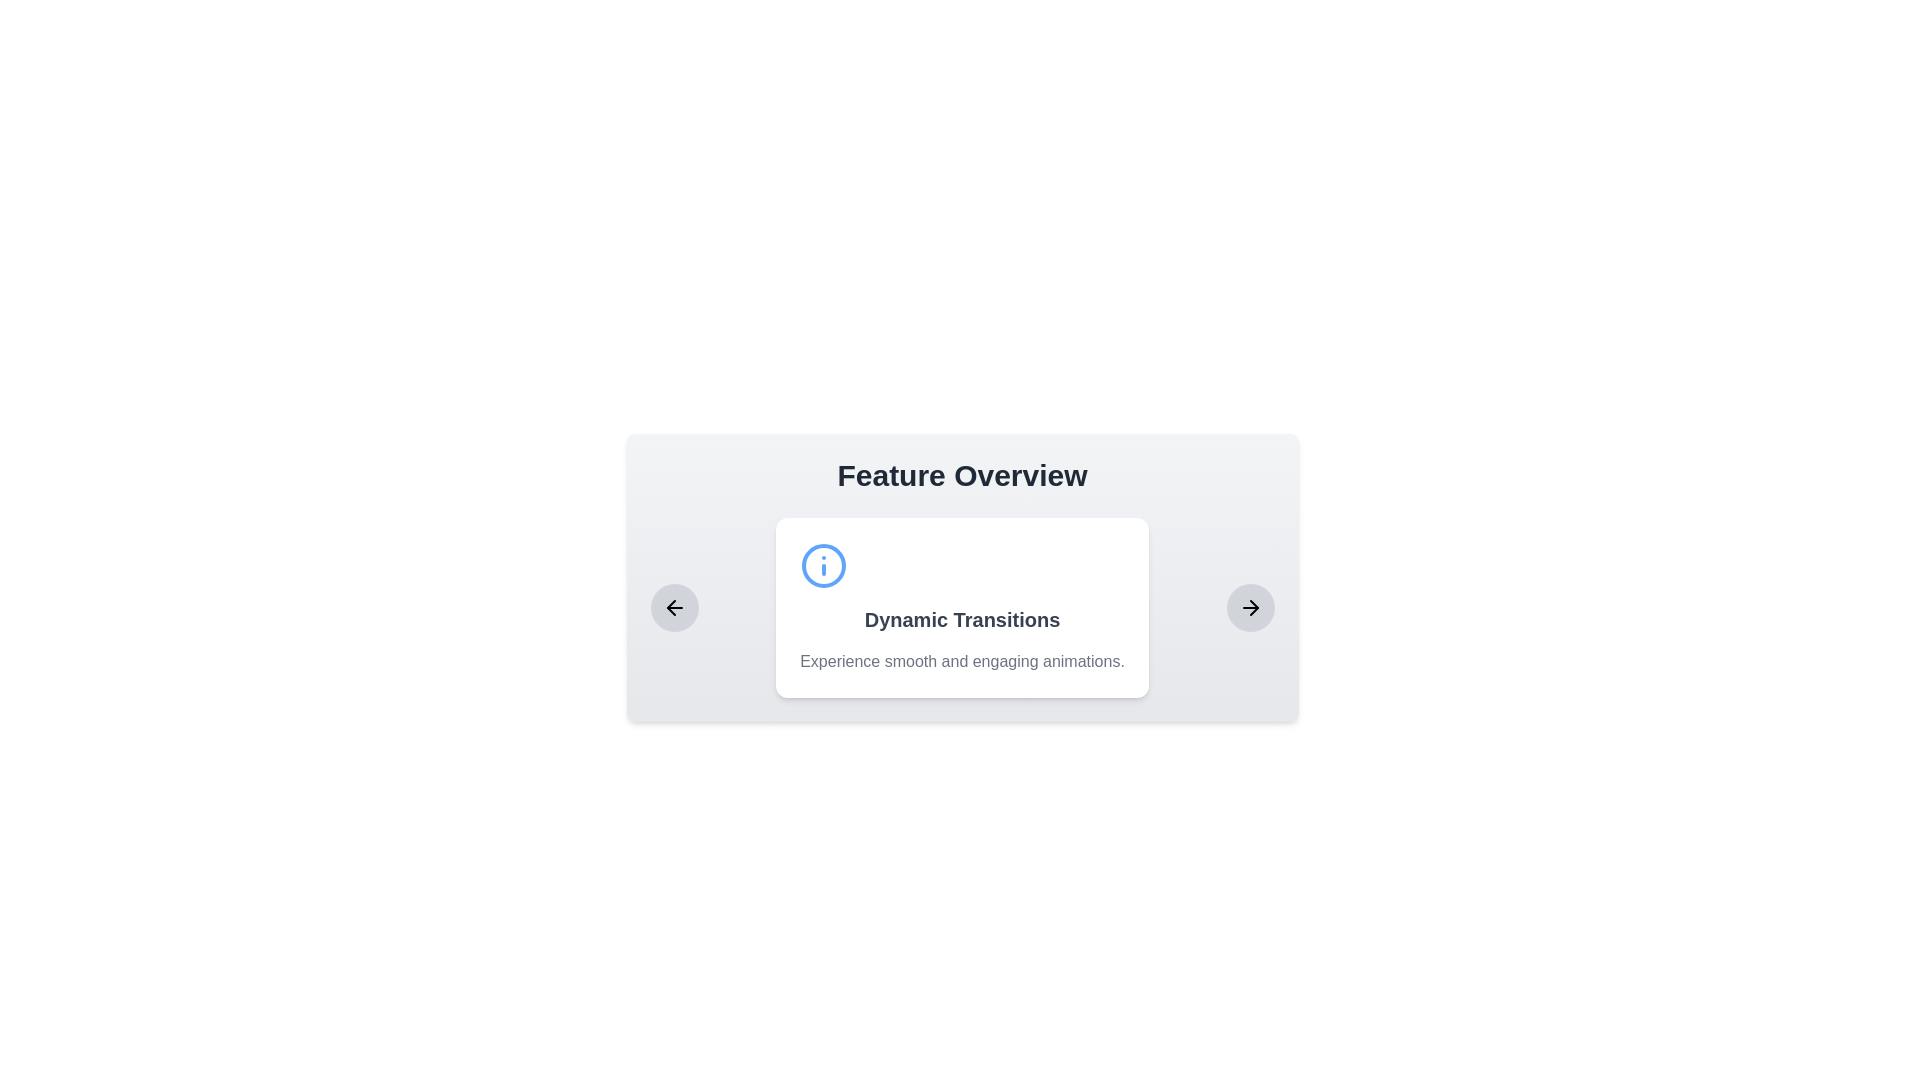 Image resolution: width=1920 pixels, height=1080 pixels. What do you see at coordinates (1249, 607) in the screenshot?
I see `the right-pointing arrow icon located within a small circular button on the far right of the feature overview card` at bounding box center [1249, 607].